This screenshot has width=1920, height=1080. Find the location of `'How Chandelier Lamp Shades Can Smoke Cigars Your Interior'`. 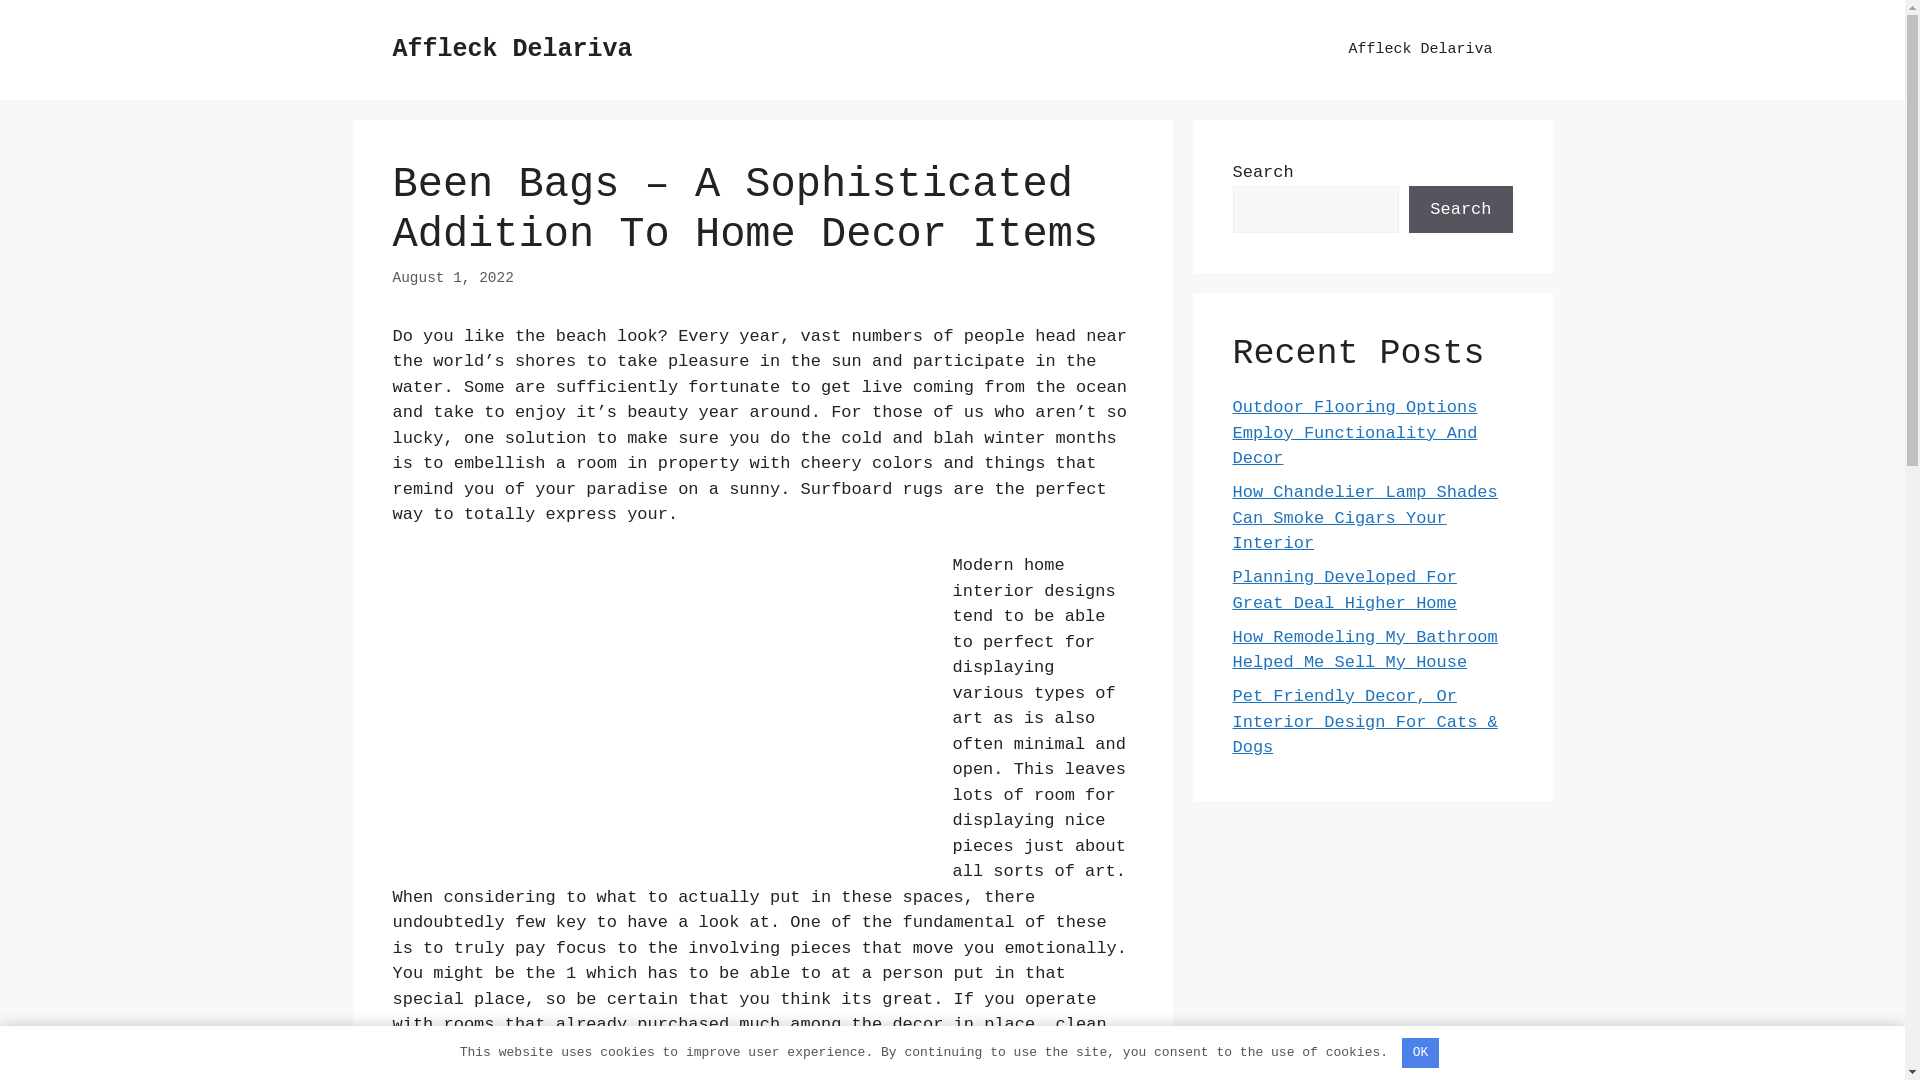

'How Chandelier Lamp Shades Can Smoke Cigars Your Interior' is located at coordinates (1363, 516).